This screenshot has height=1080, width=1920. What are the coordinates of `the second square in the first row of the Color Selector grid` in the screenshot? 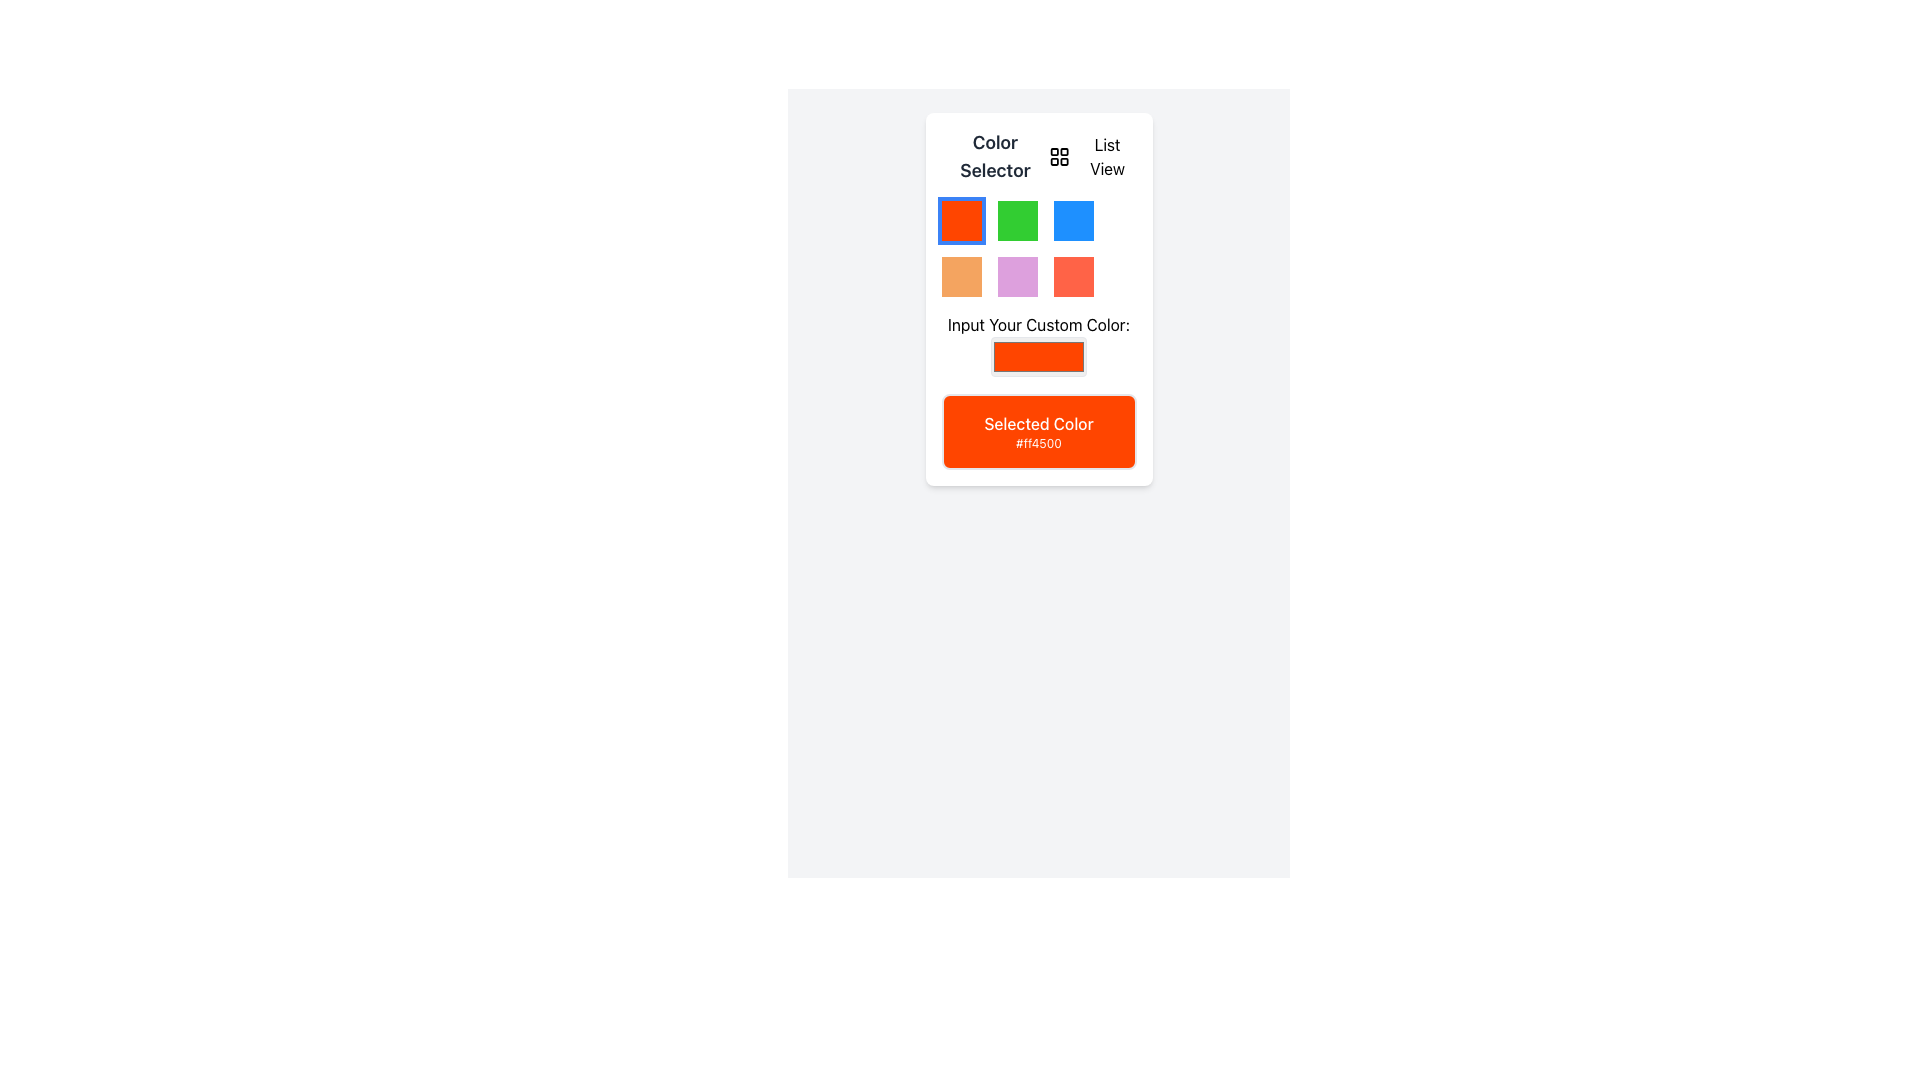 It's located at (1017, 220).